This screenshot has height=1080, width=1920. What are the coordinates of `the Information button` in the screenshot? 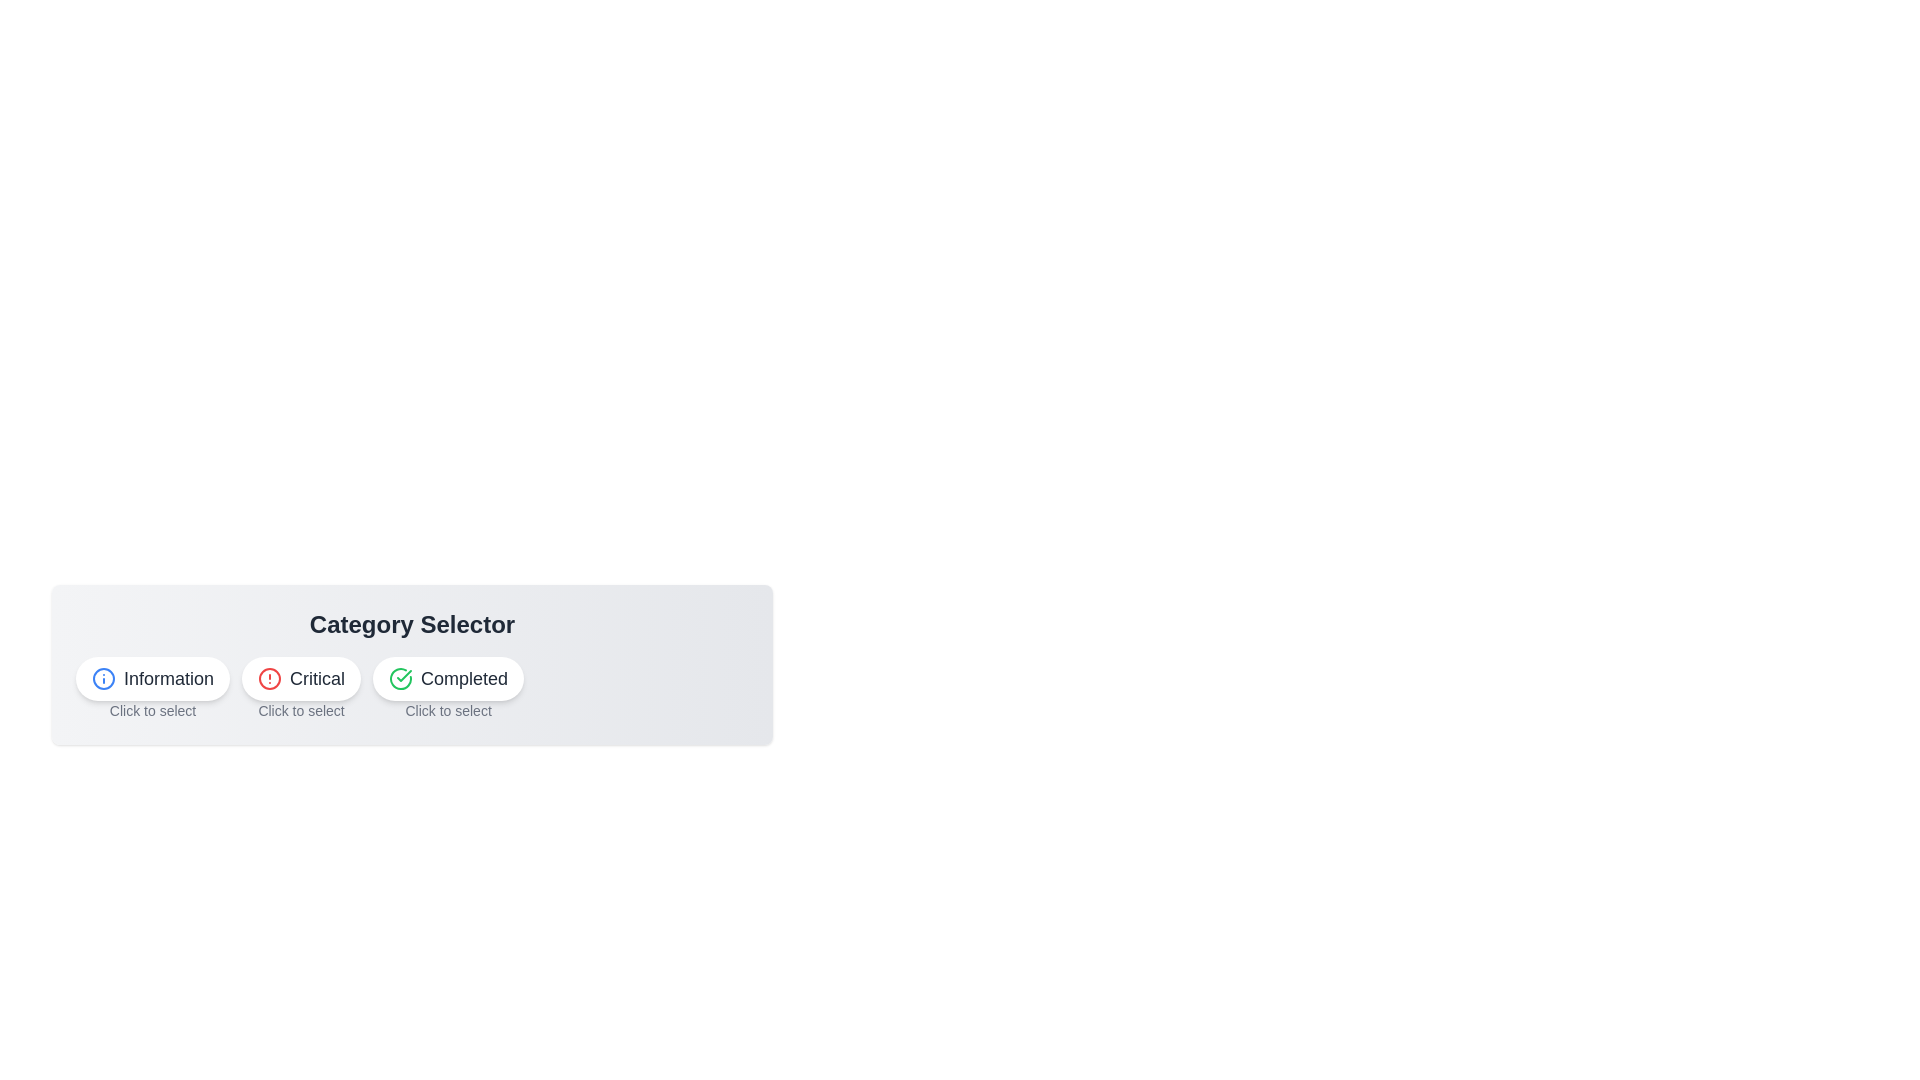 It's located at (152, 677).